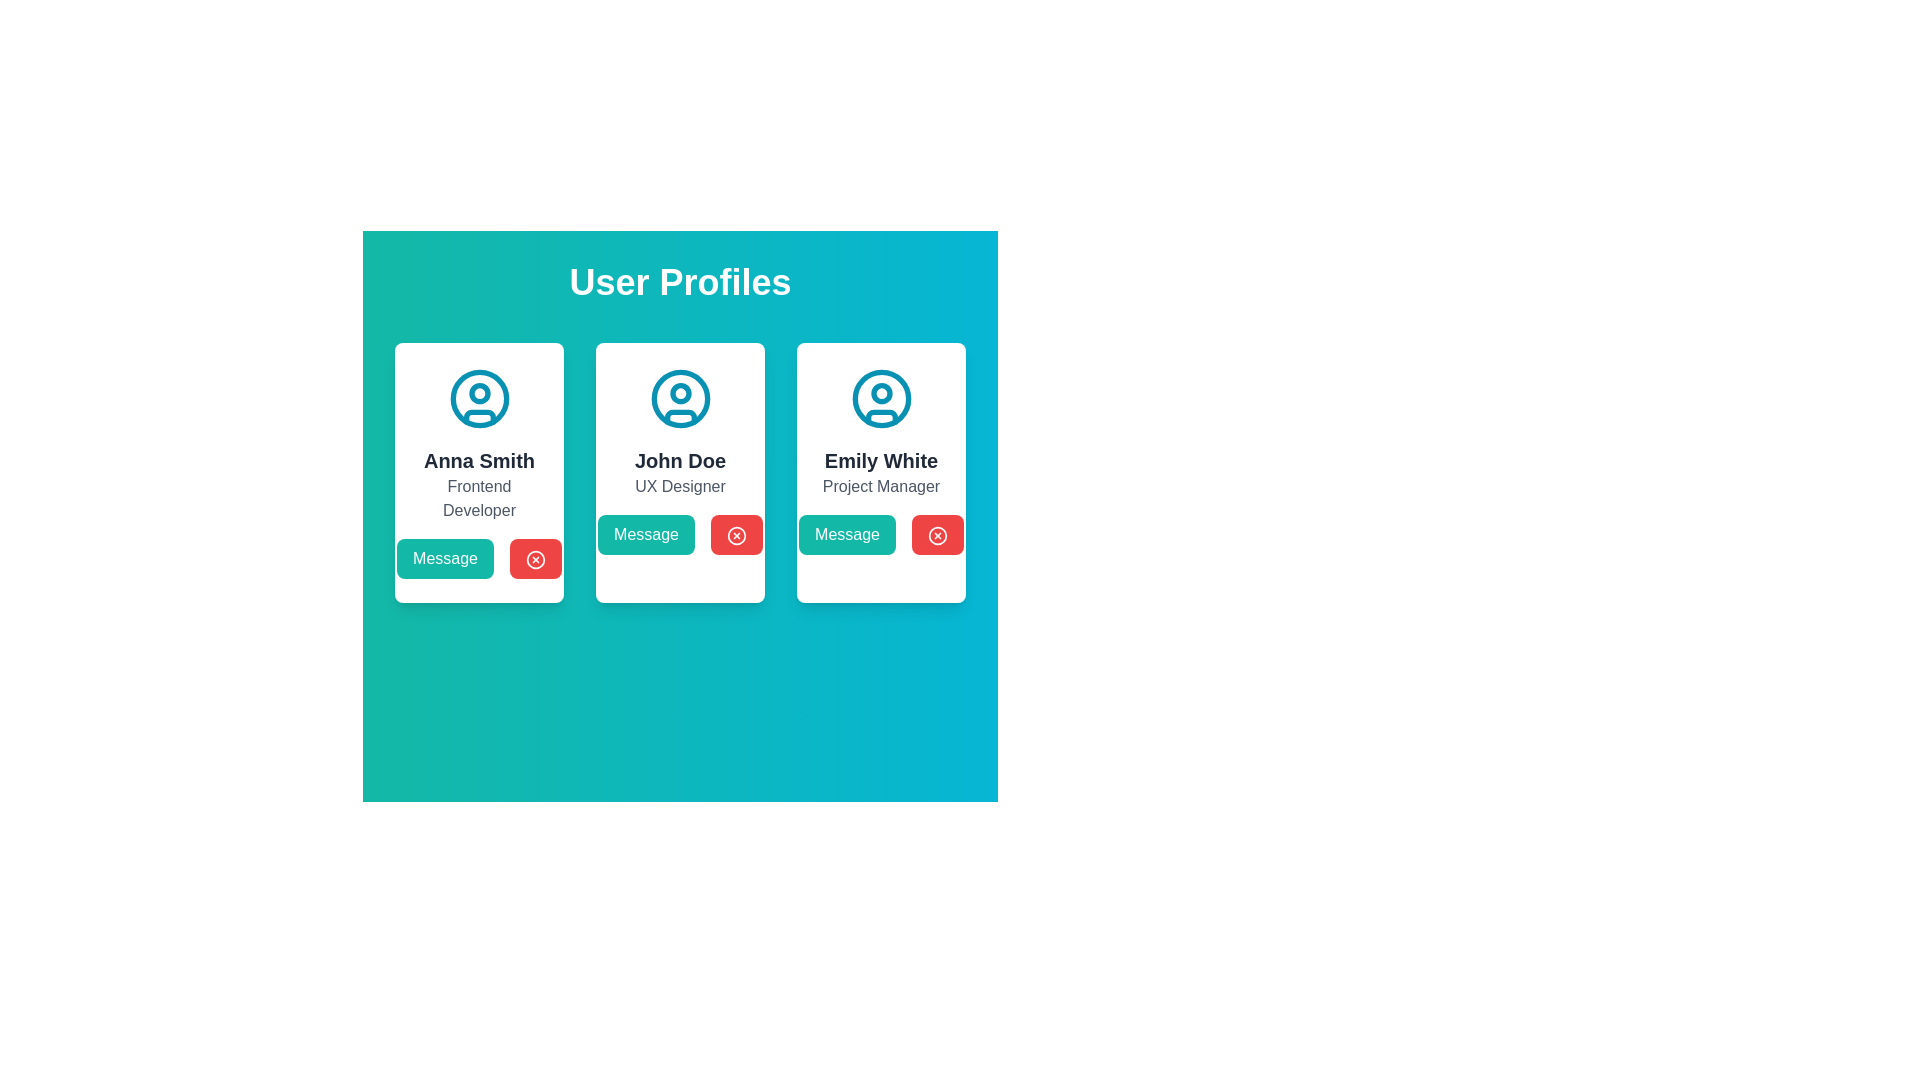 Image resolution: width=1920 pixels, height=1080 pixels. What do you see at coordinates (880, 398) in the screenshot?
I see `the Profile icon, which is a cyan SVG graphic representing a user profile, located at the top center of the third user profile card from the left` at bounding box center [880, 398].